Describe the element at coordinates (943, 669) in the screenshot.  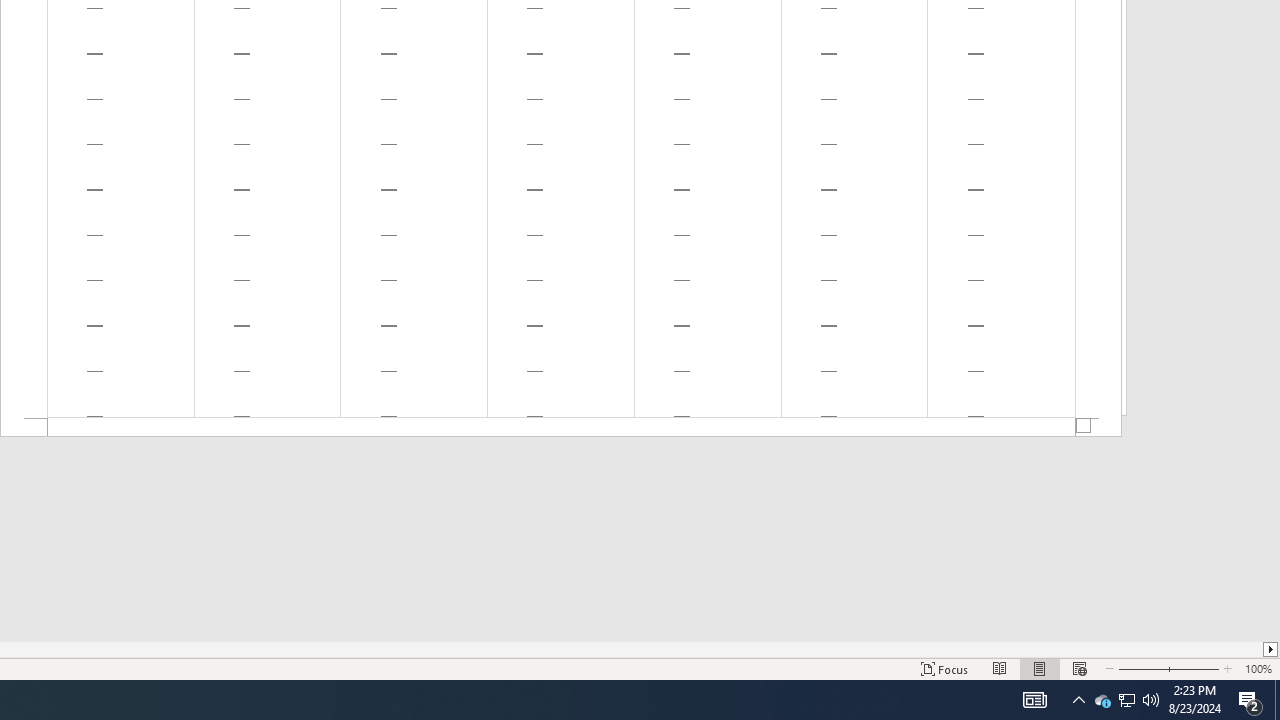
I see `'Focus '` at that location.